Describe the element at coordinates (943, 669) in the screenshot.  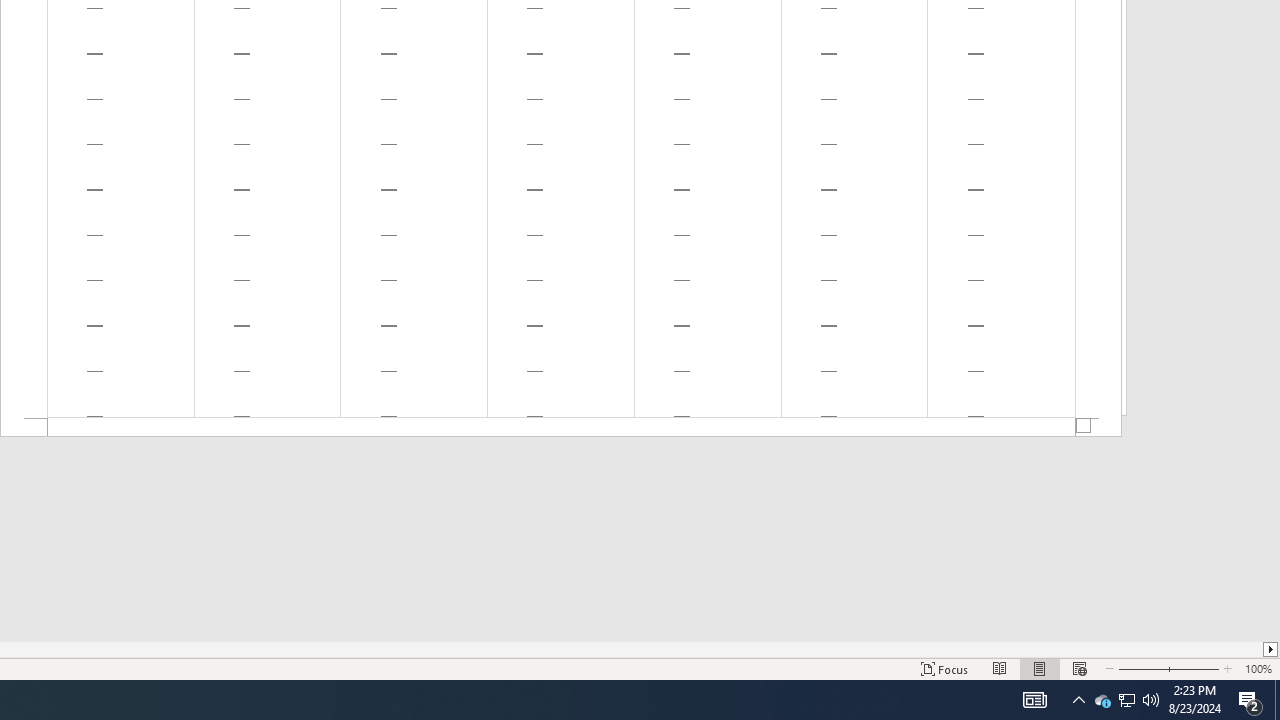
I see `'Focus '` at that location.